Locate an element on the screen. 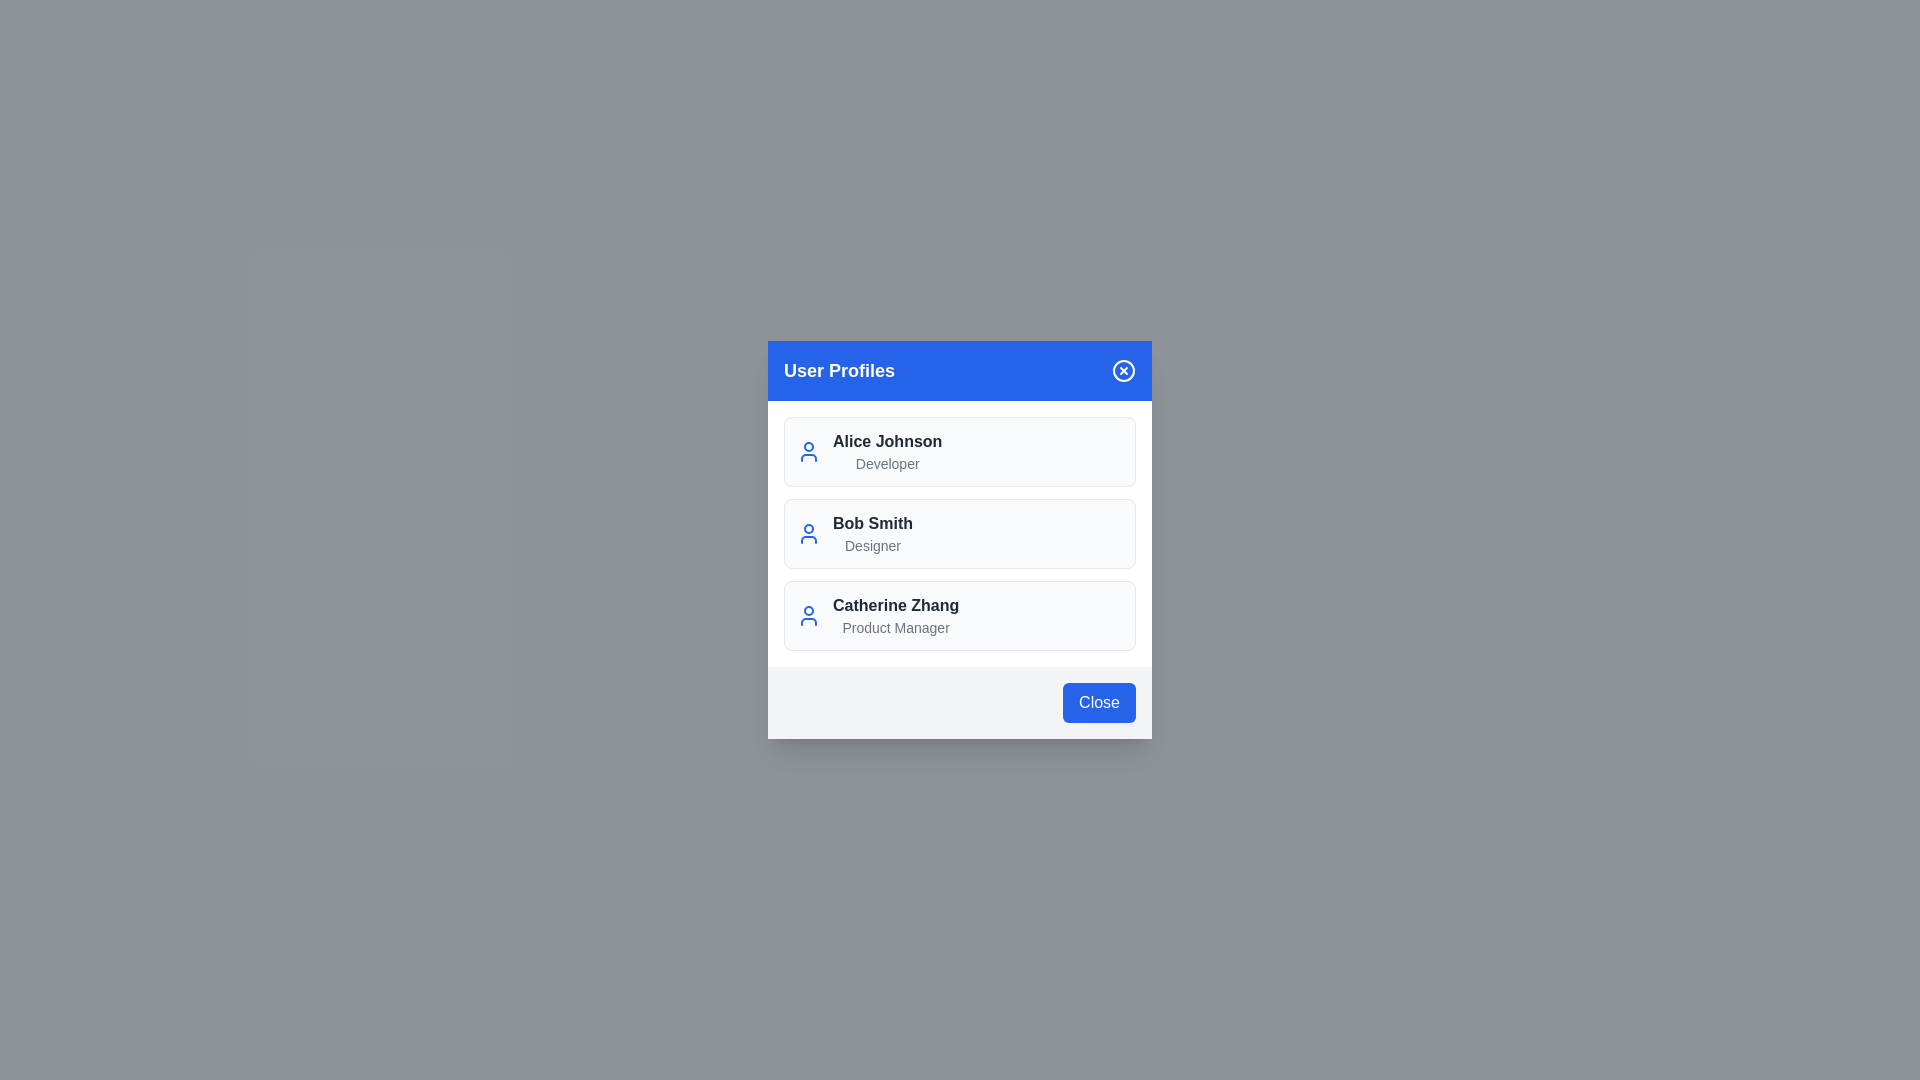  the user profile Alice Johnson from the list is located at coordinates (960, 451).